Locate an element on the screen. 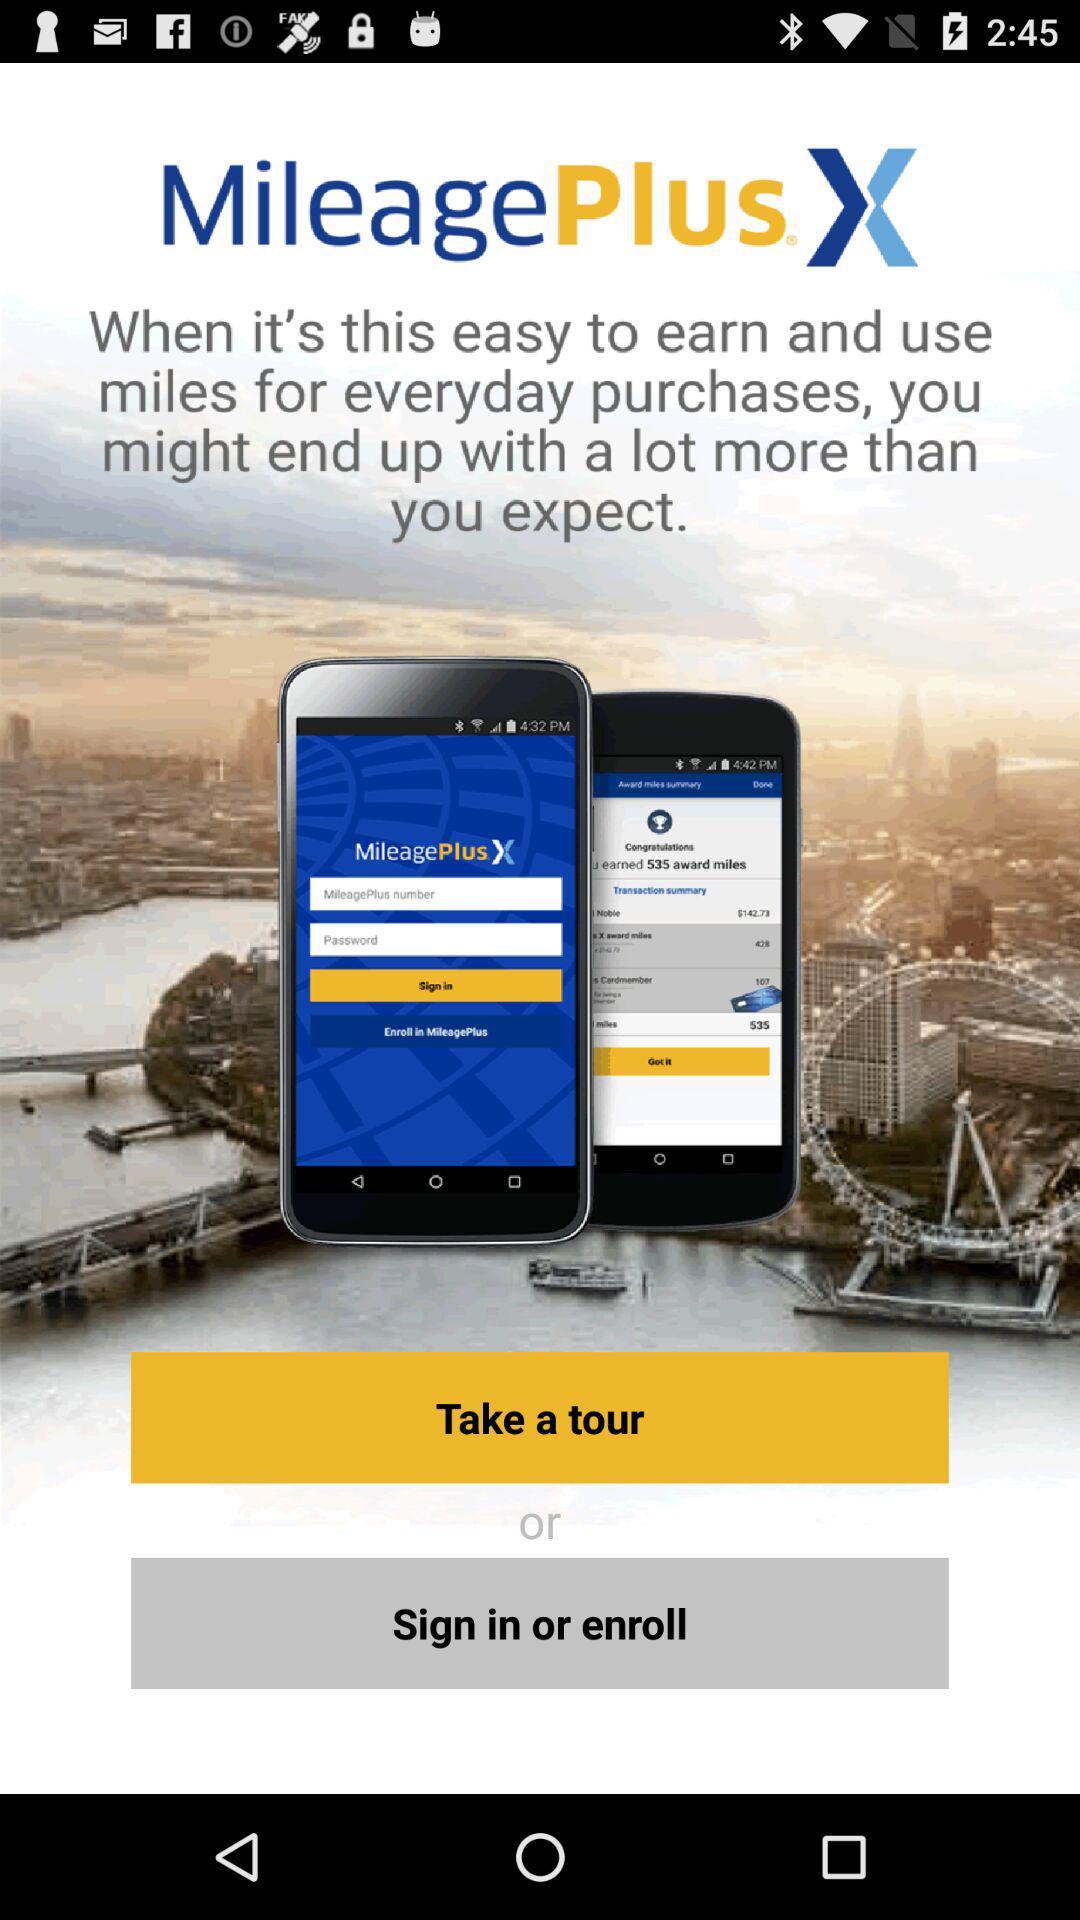 Image resolution: width=1080 pixels, height=1920 pixels. the item below the or icon is located at coordinates (540, 1623).